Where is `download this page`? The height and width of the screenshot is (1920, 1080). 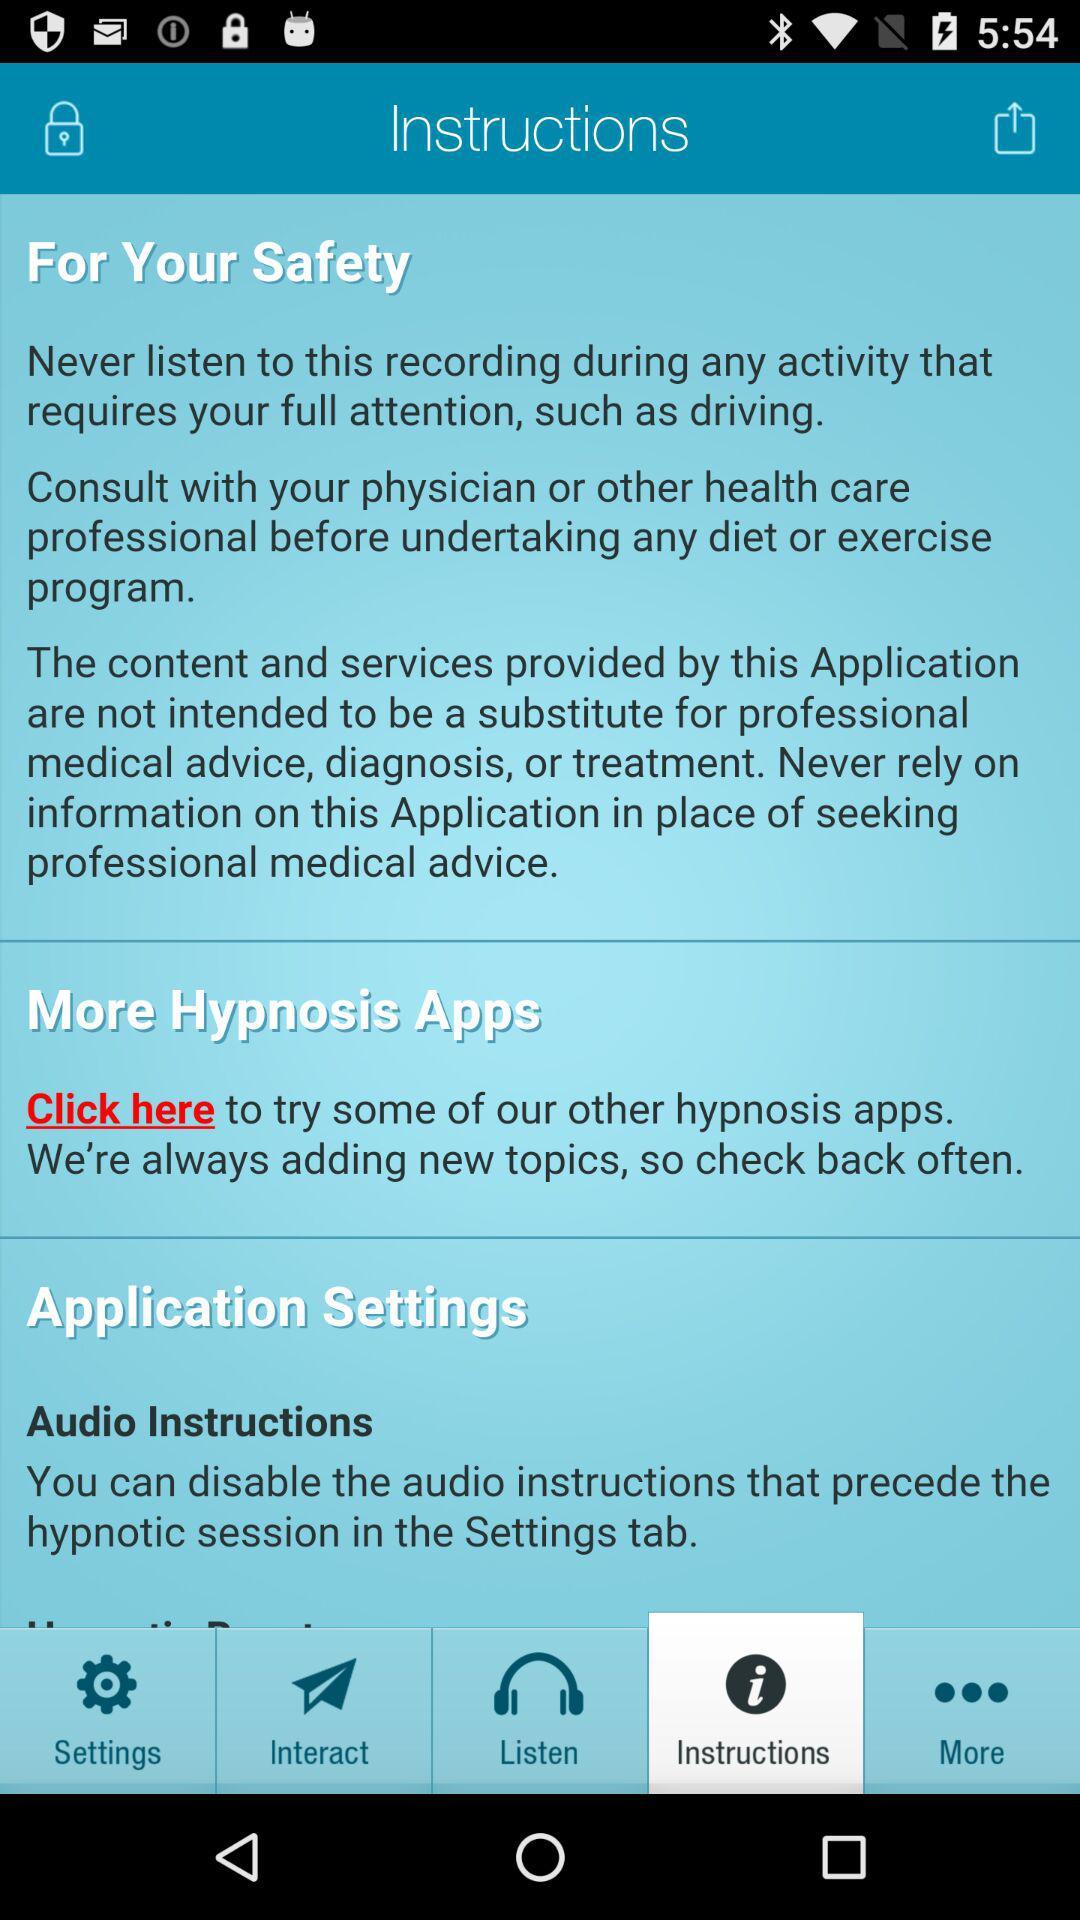
download this page is located at coordinates (1015, 127).